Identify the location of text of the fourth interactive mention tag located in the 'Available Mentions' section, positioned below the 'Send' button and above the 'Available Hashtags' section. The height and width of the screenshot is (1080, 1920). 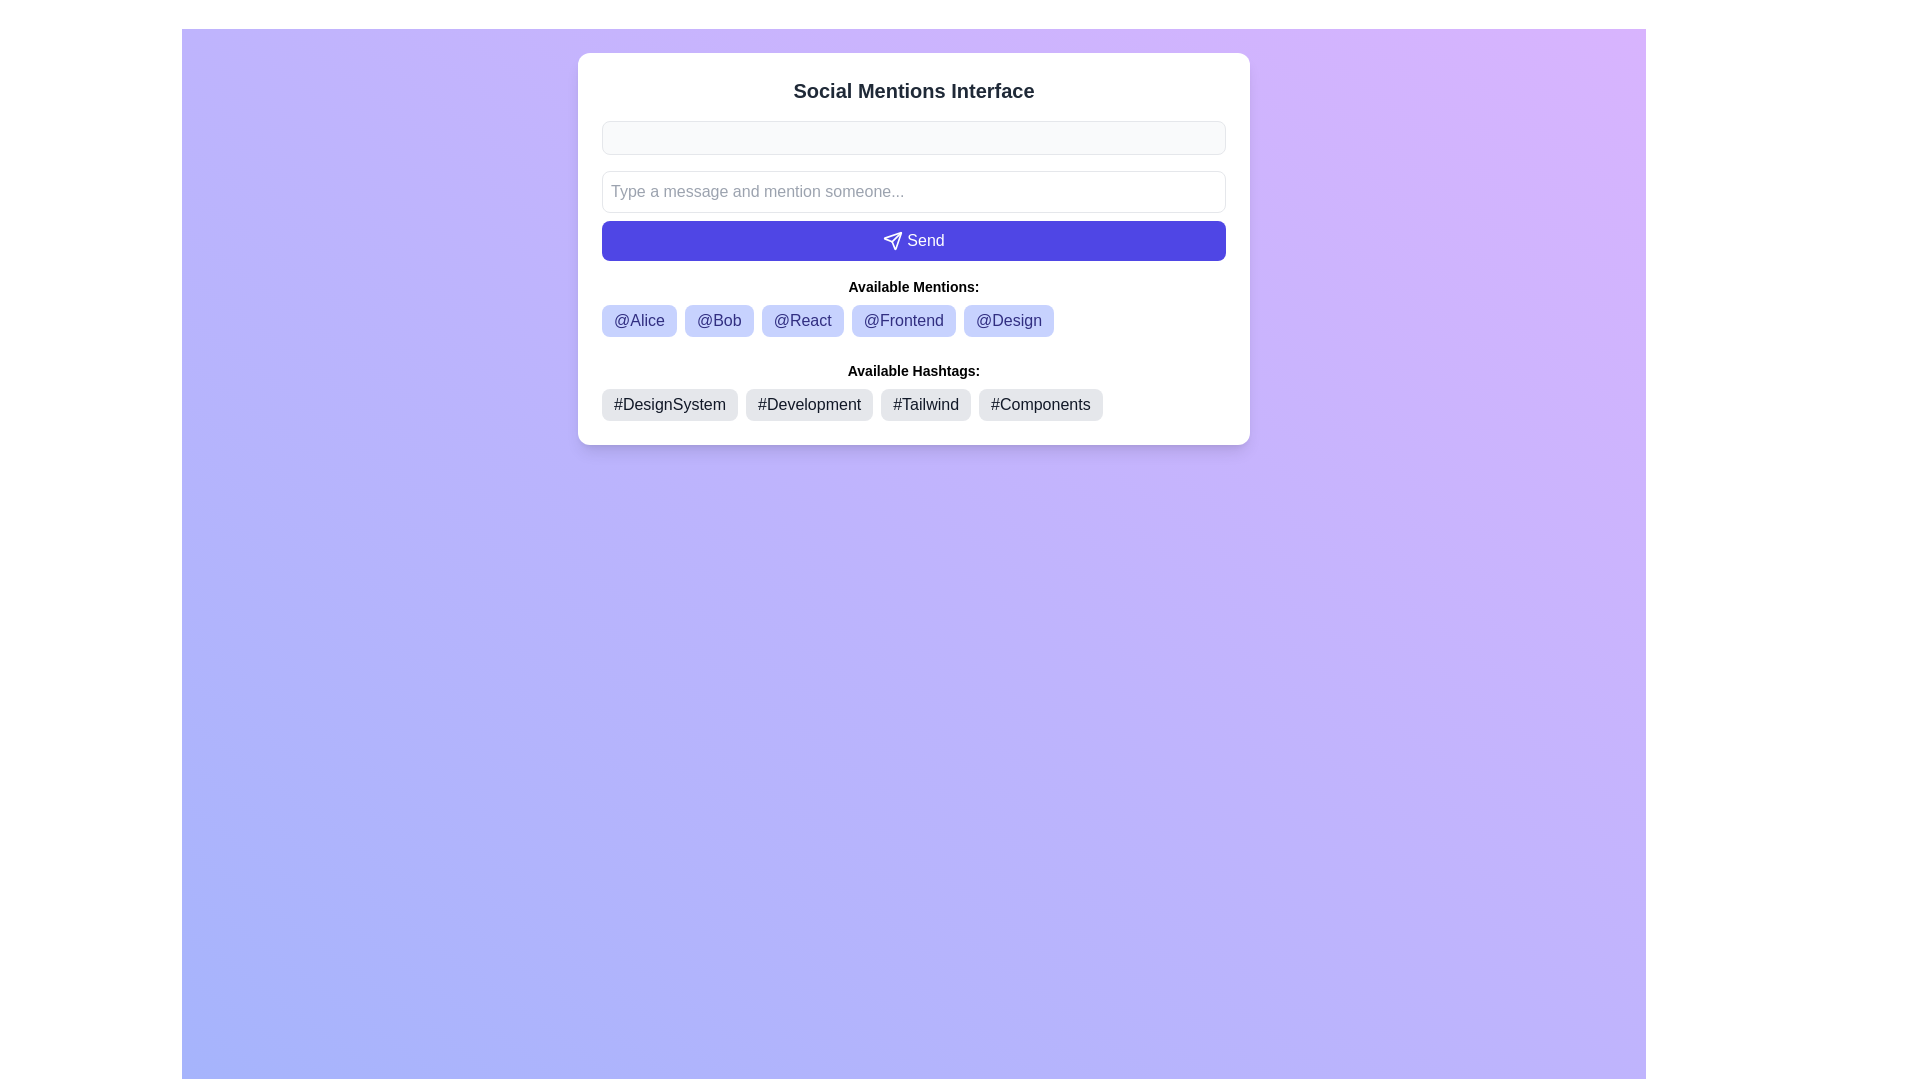
(912, 319).